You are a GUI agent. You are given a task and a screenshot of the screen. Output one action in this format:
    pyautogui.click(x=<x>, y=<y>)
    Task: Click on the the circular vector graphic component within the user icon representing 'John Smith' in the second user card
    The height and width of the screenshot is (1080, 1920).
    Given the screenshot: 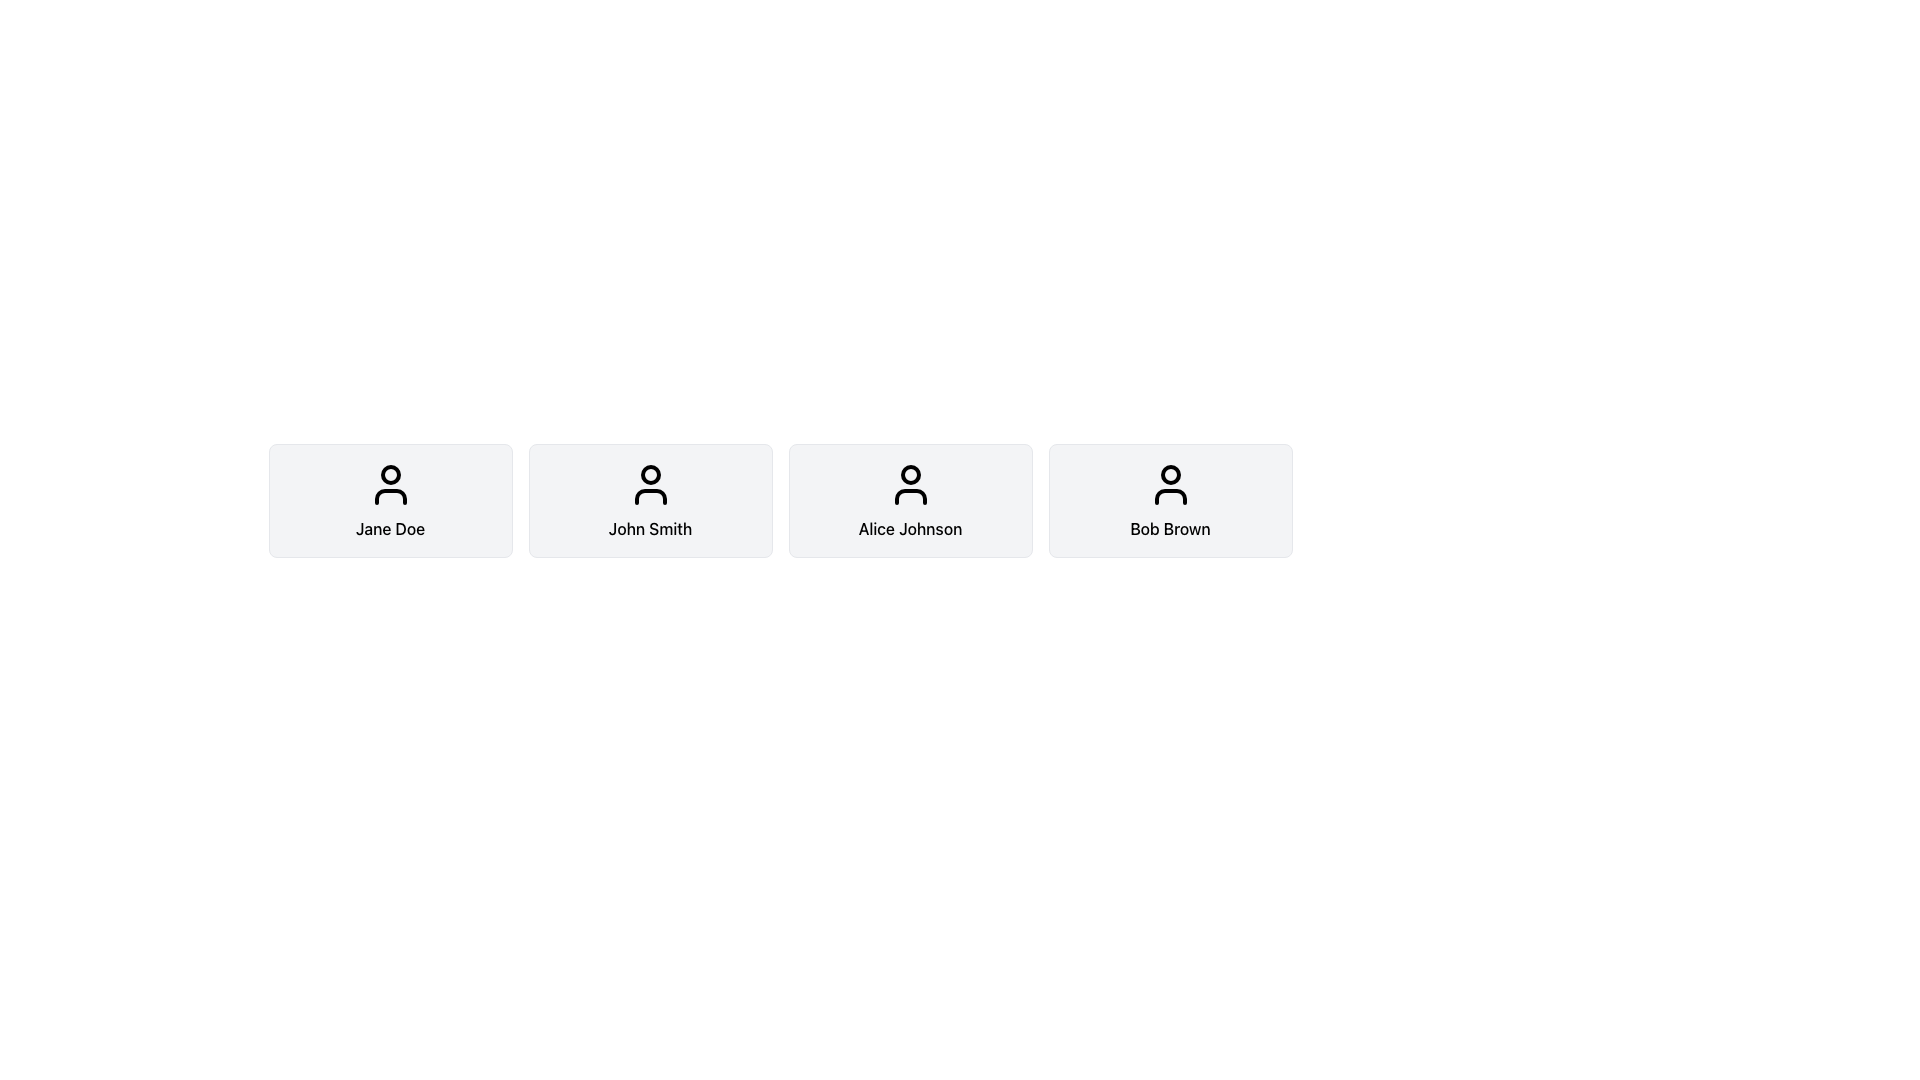 What is the action you would take?
    pyautogui.click(x=650, y=474)
    